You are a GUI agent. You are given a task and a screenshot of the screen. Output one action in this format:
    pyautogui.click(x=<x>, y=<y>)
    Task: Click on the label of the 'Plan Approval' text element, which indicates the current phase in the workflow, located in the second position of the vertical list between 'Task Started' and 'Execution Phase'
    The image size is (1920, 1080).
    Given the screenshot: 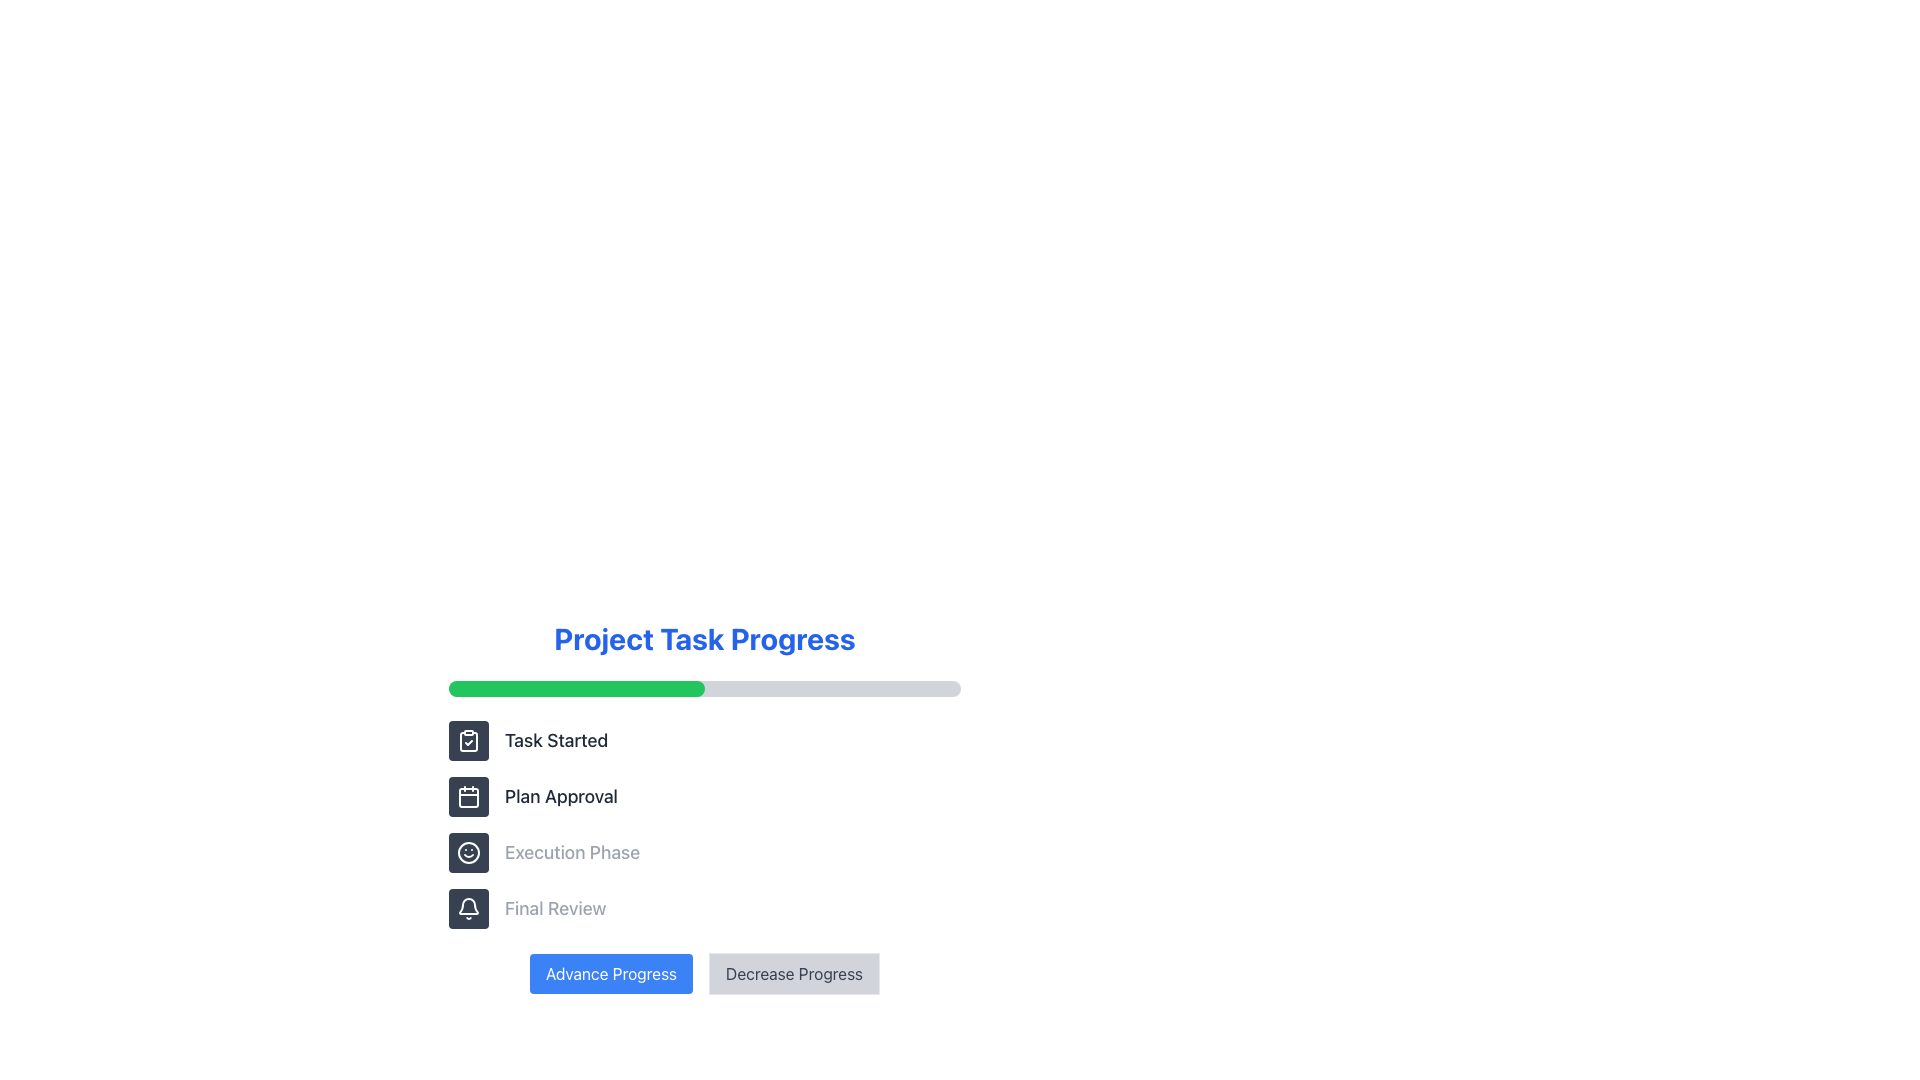 What is the action you would take?
    pyautogui.click(x=560, y=796)
    